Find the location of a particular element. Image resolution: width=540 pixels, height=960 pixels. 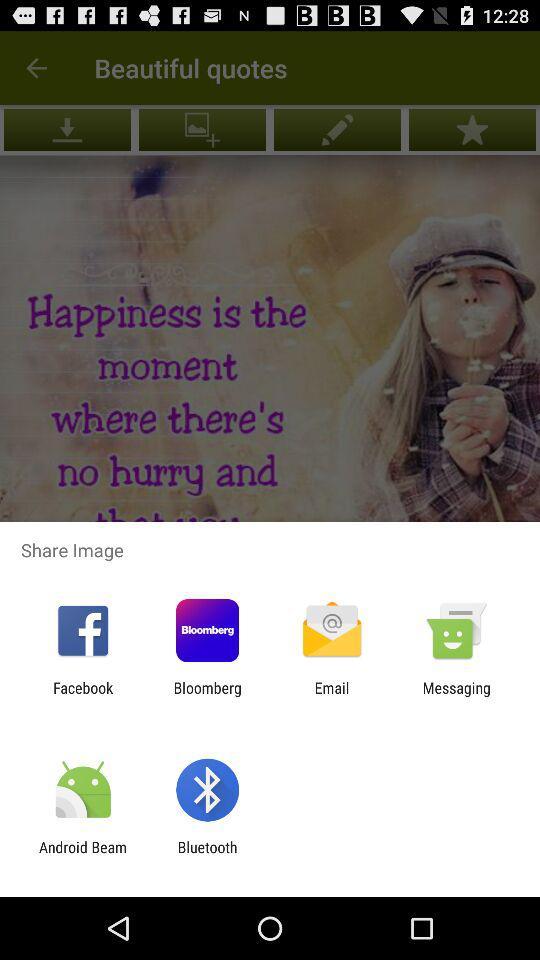

the app to the left of messaging icon is located at coordinates (332, 696).